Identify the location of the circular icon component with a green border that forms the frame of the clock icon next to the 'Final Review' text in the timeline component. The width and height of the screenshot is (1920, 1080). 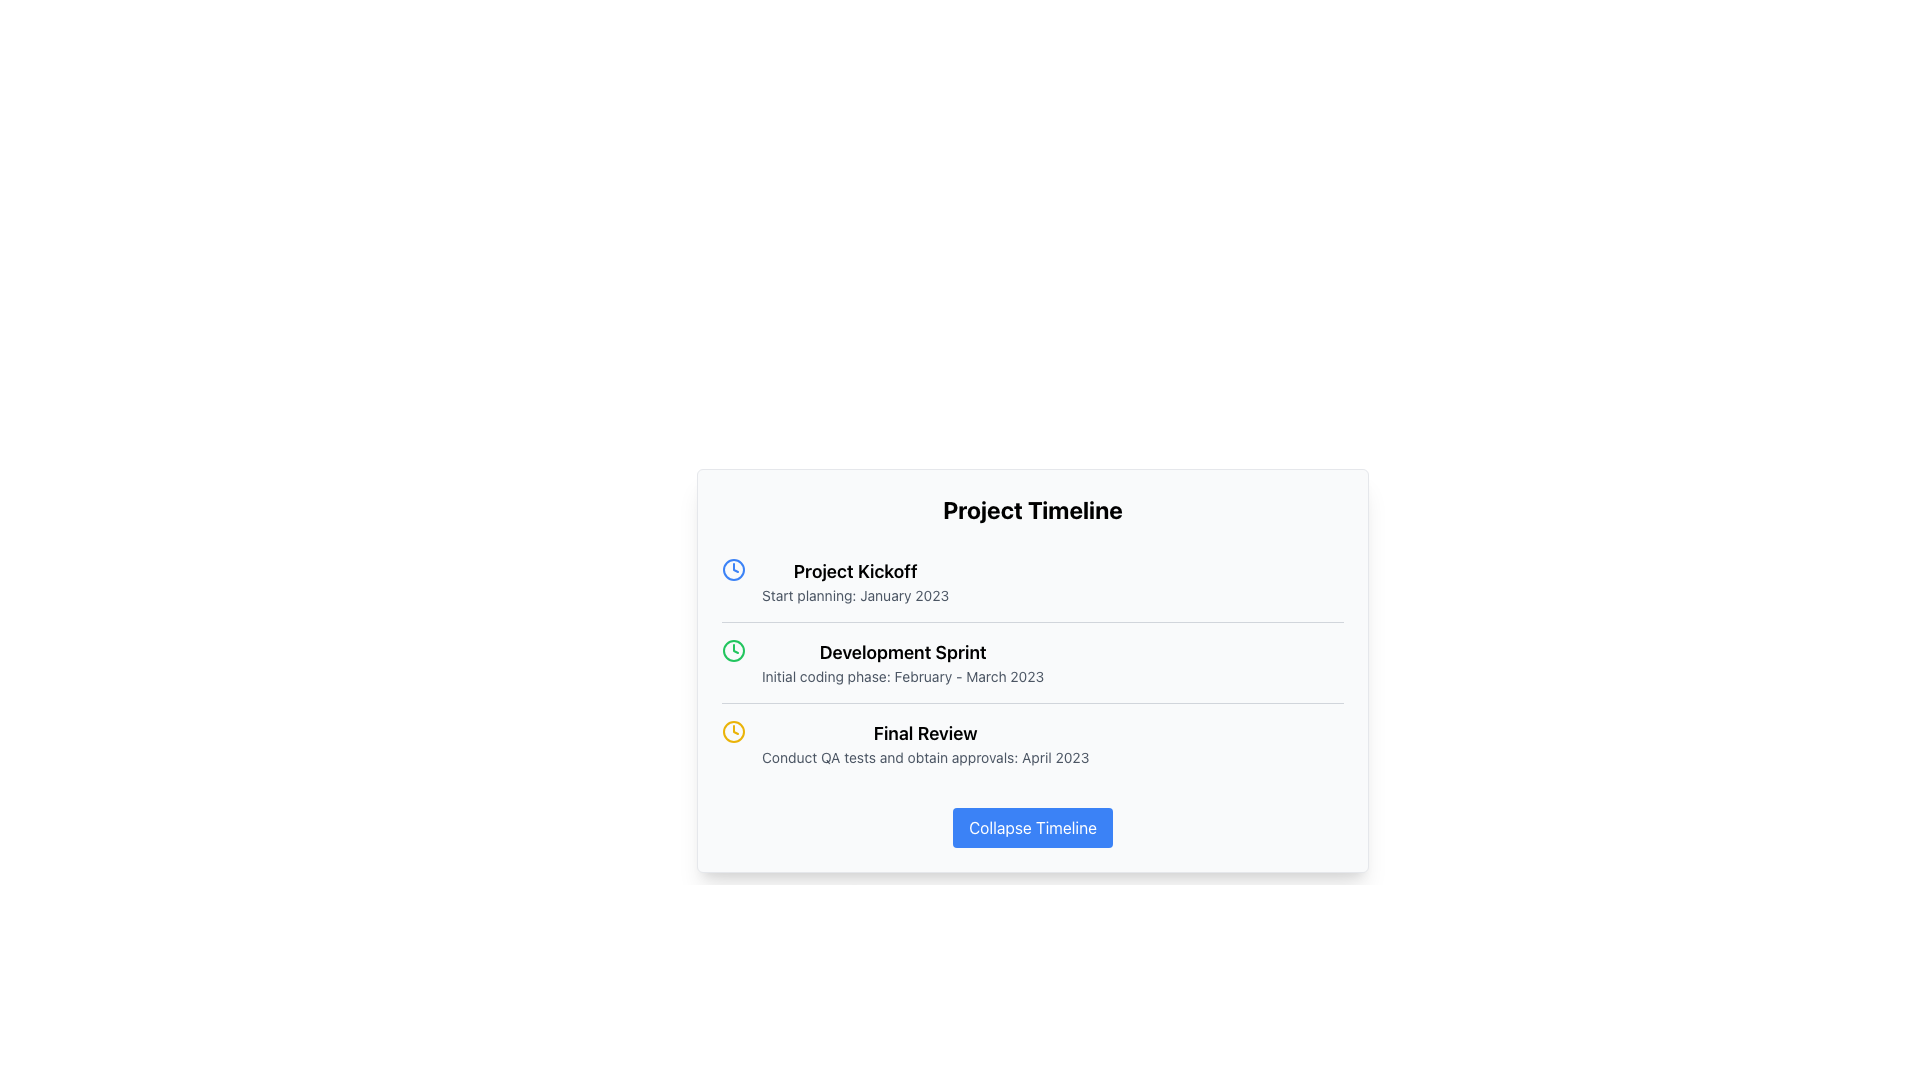
(733, 651).